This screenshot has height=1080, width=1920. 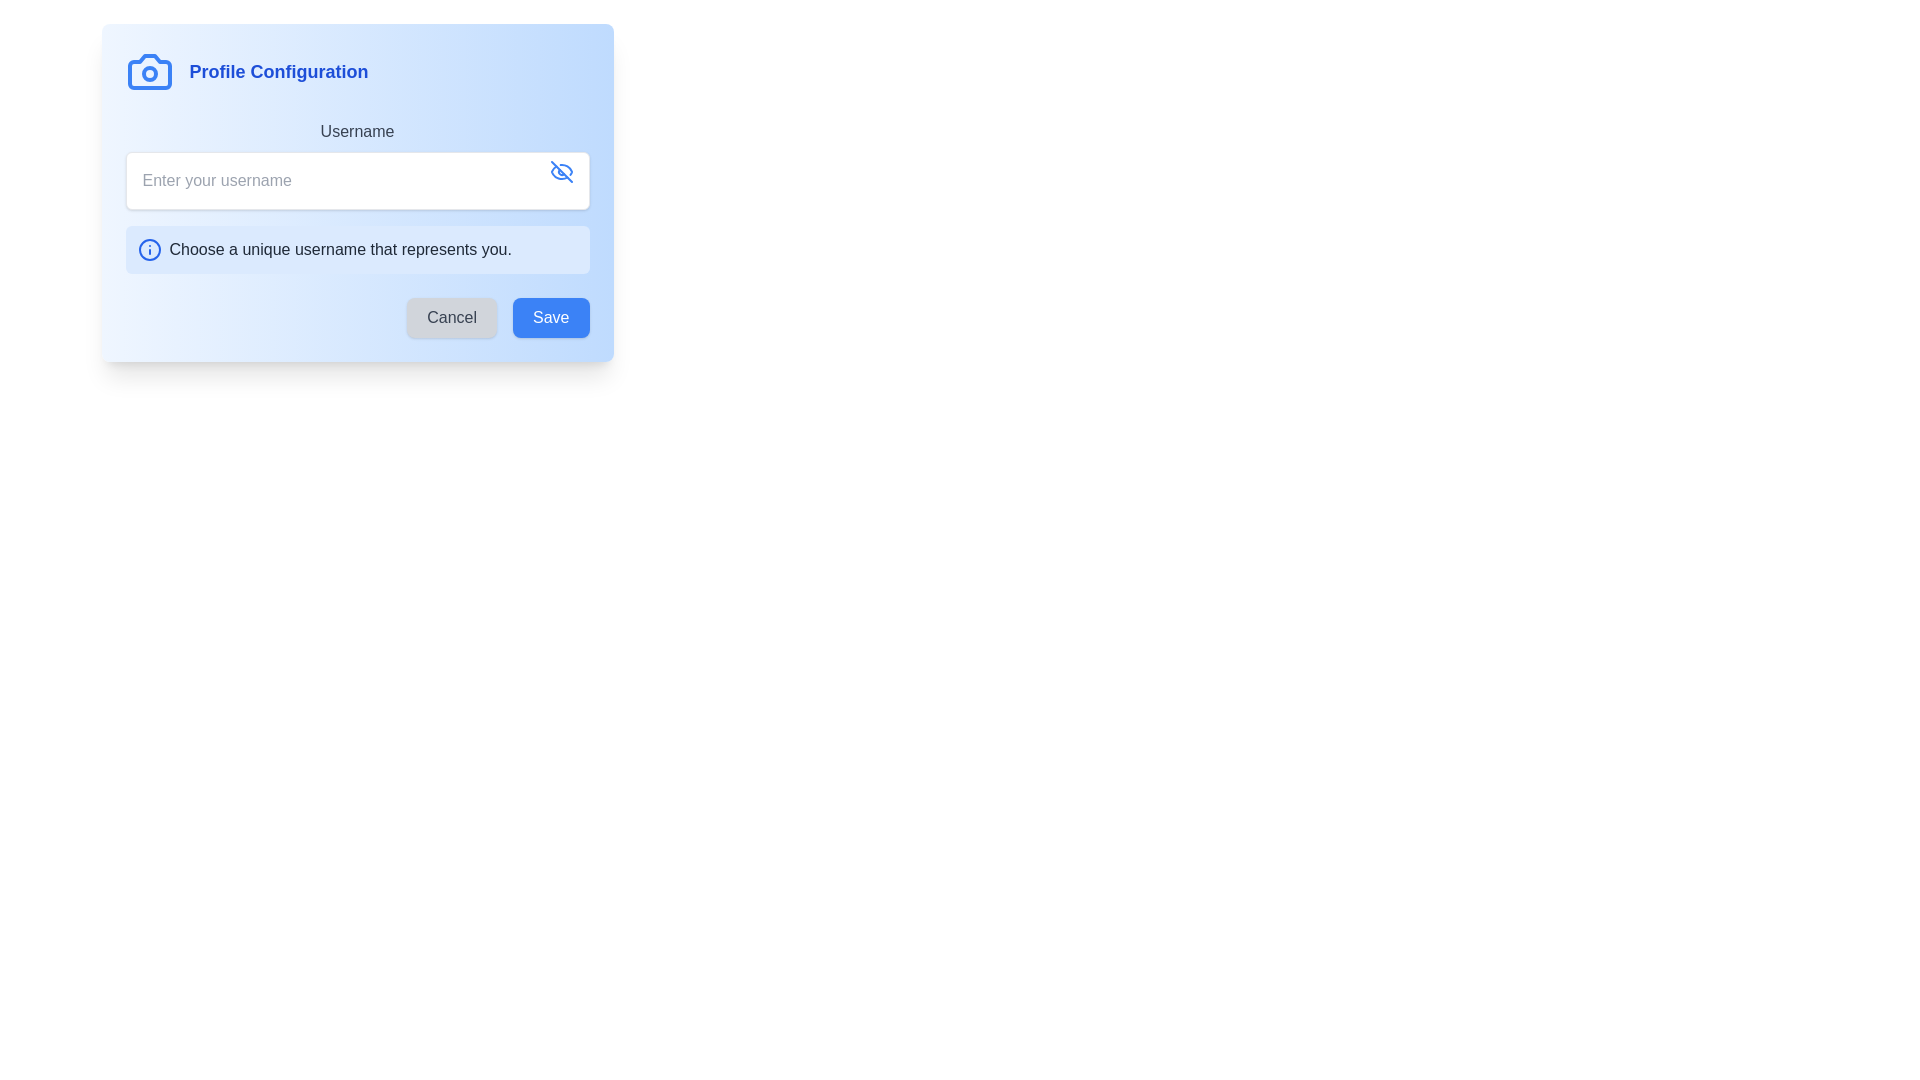 What do you see at coordinates (277, 71) in the screenshot?
I see `the static text element labeled 'Profile Configuration' which serves as a header to associate it with its related content` at bounding box center [277, 71].